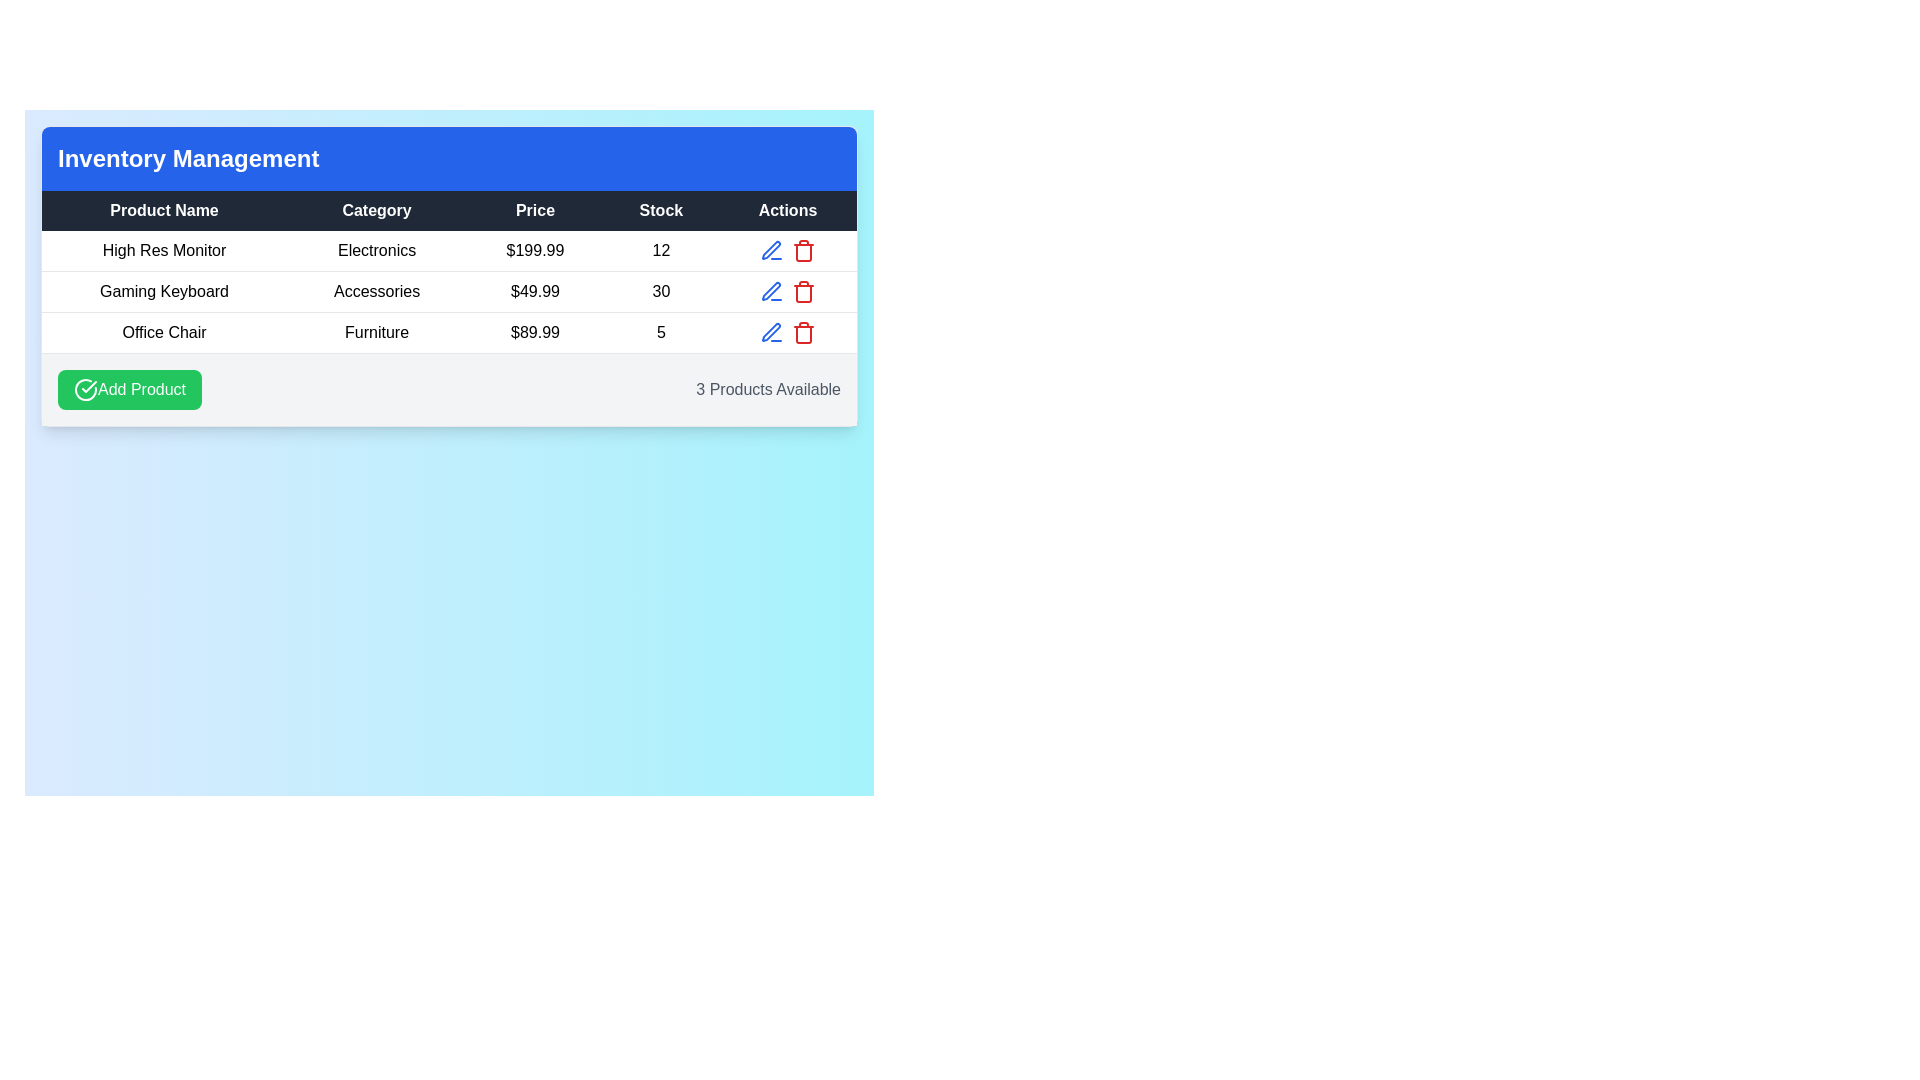  What do you see at coordinates (803, 249) in the screenshot?
I see `the delete Icon button located in the 'Actions' column of the first row of the table` at bounding box center [803, 249].